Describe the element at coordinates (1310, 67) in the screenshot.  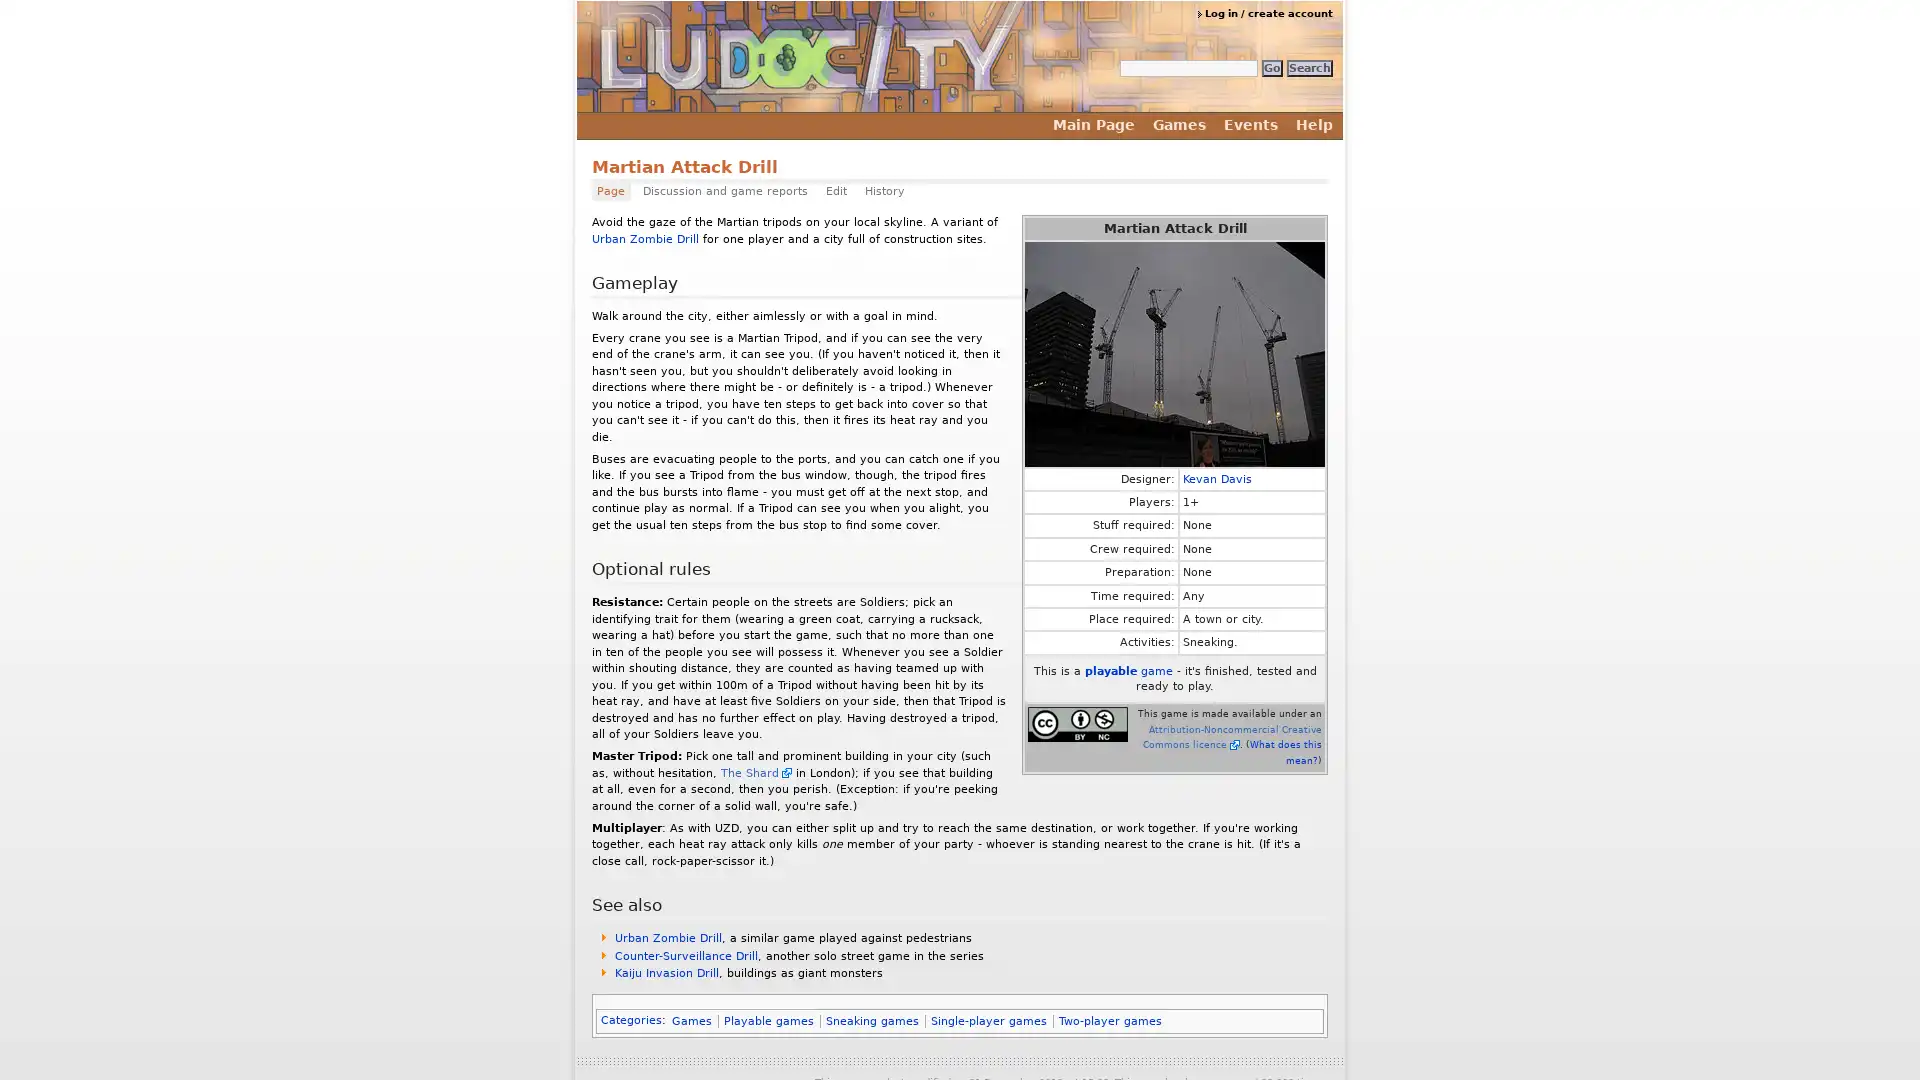
I see `Search` at that location.